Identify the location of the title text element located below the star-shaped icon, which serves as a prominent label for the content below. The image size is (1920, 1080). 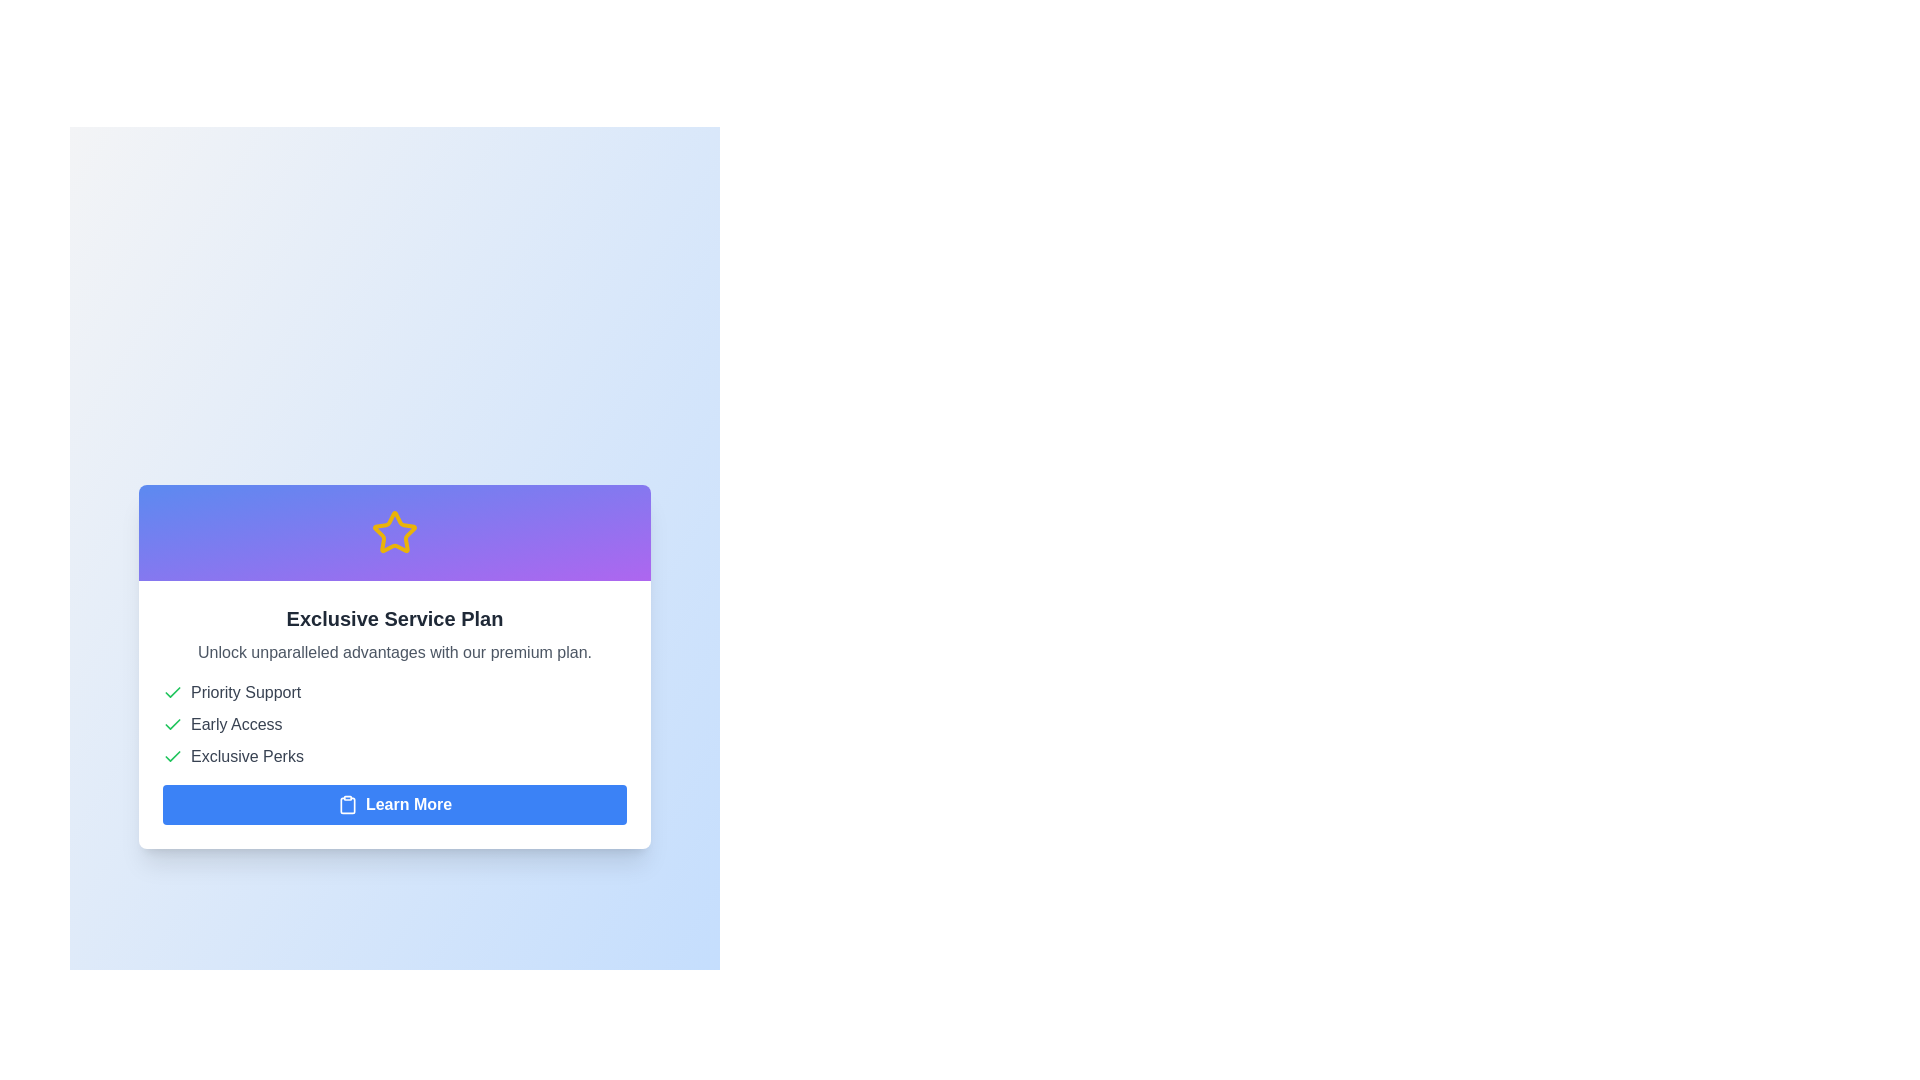
(394, 617).